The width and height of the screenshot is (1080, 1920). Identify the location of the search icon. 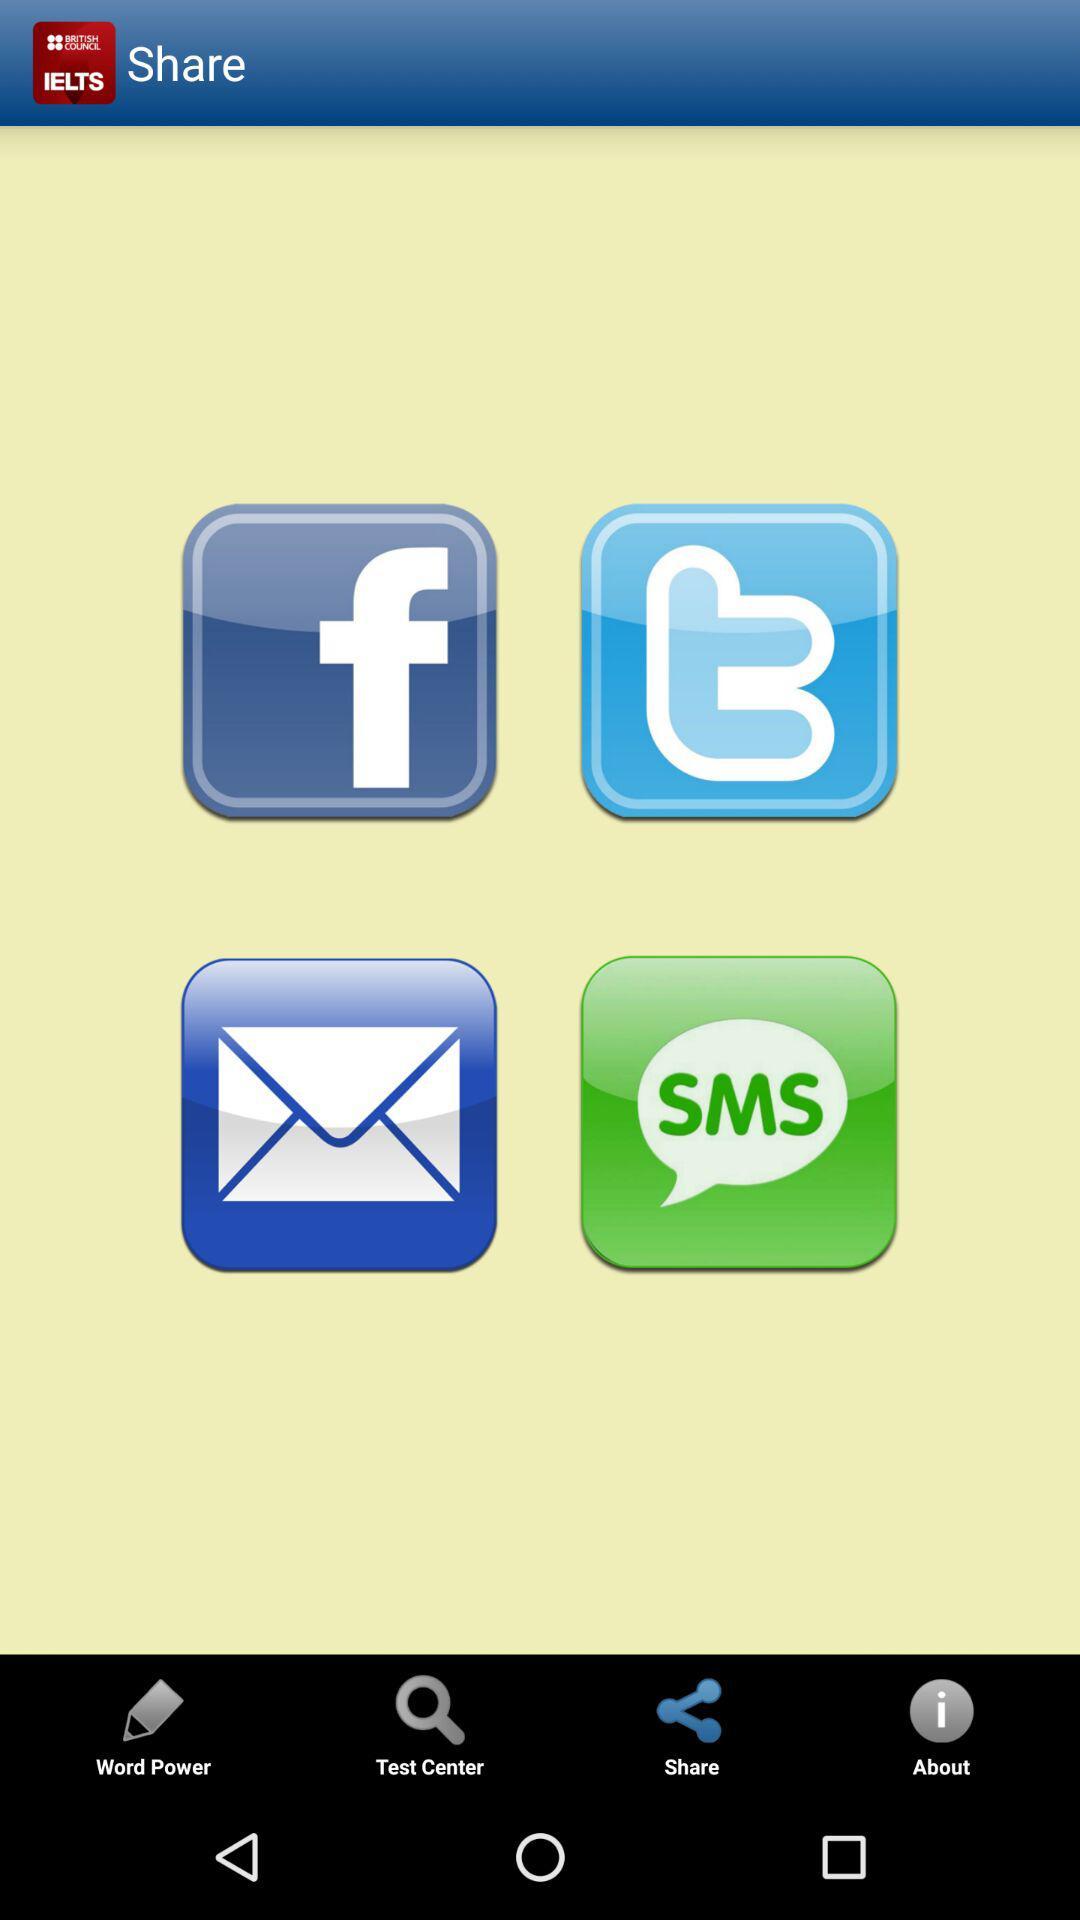
(428, 1830).